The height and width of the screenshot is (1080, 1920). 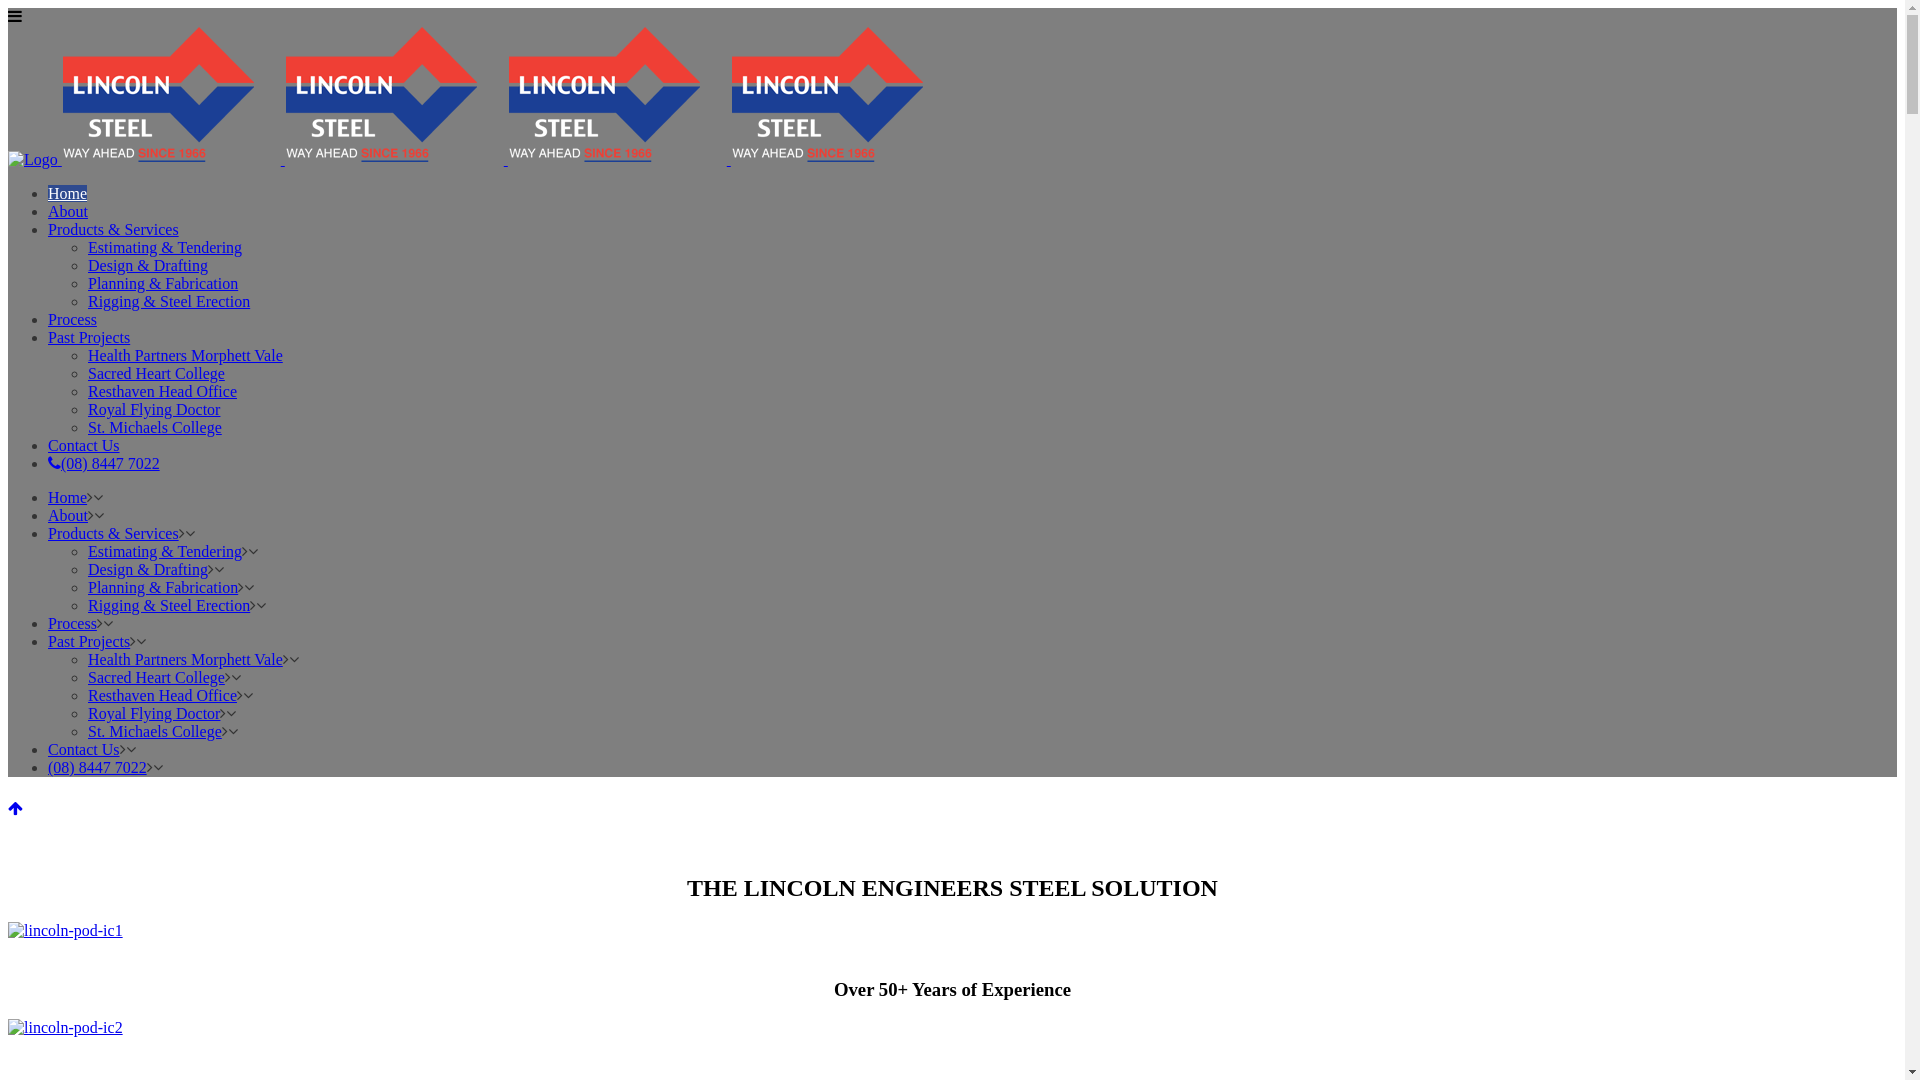 What do you see at coordinates (155, 373) in the screenshot?
I see `'Sacred Heart College'` at bounding box center [155, 373].